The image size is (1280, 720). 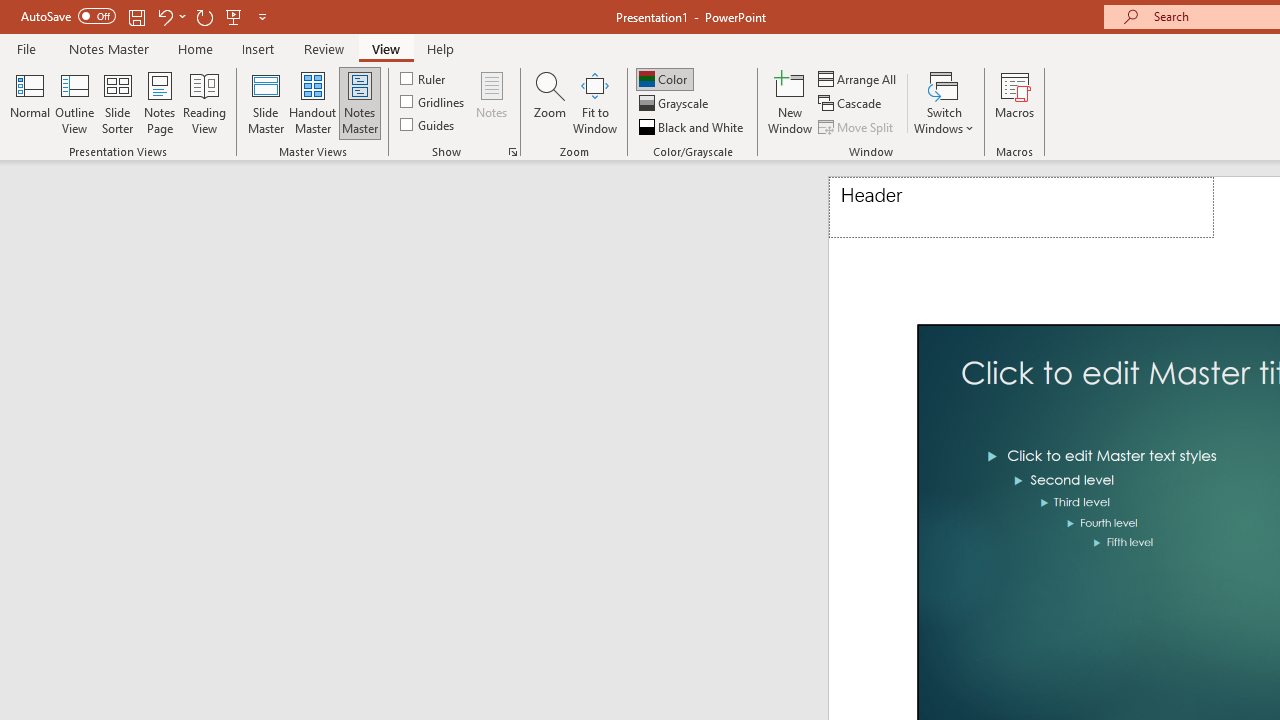 I want to click on 'Cascade', so click(x=851, y=103).